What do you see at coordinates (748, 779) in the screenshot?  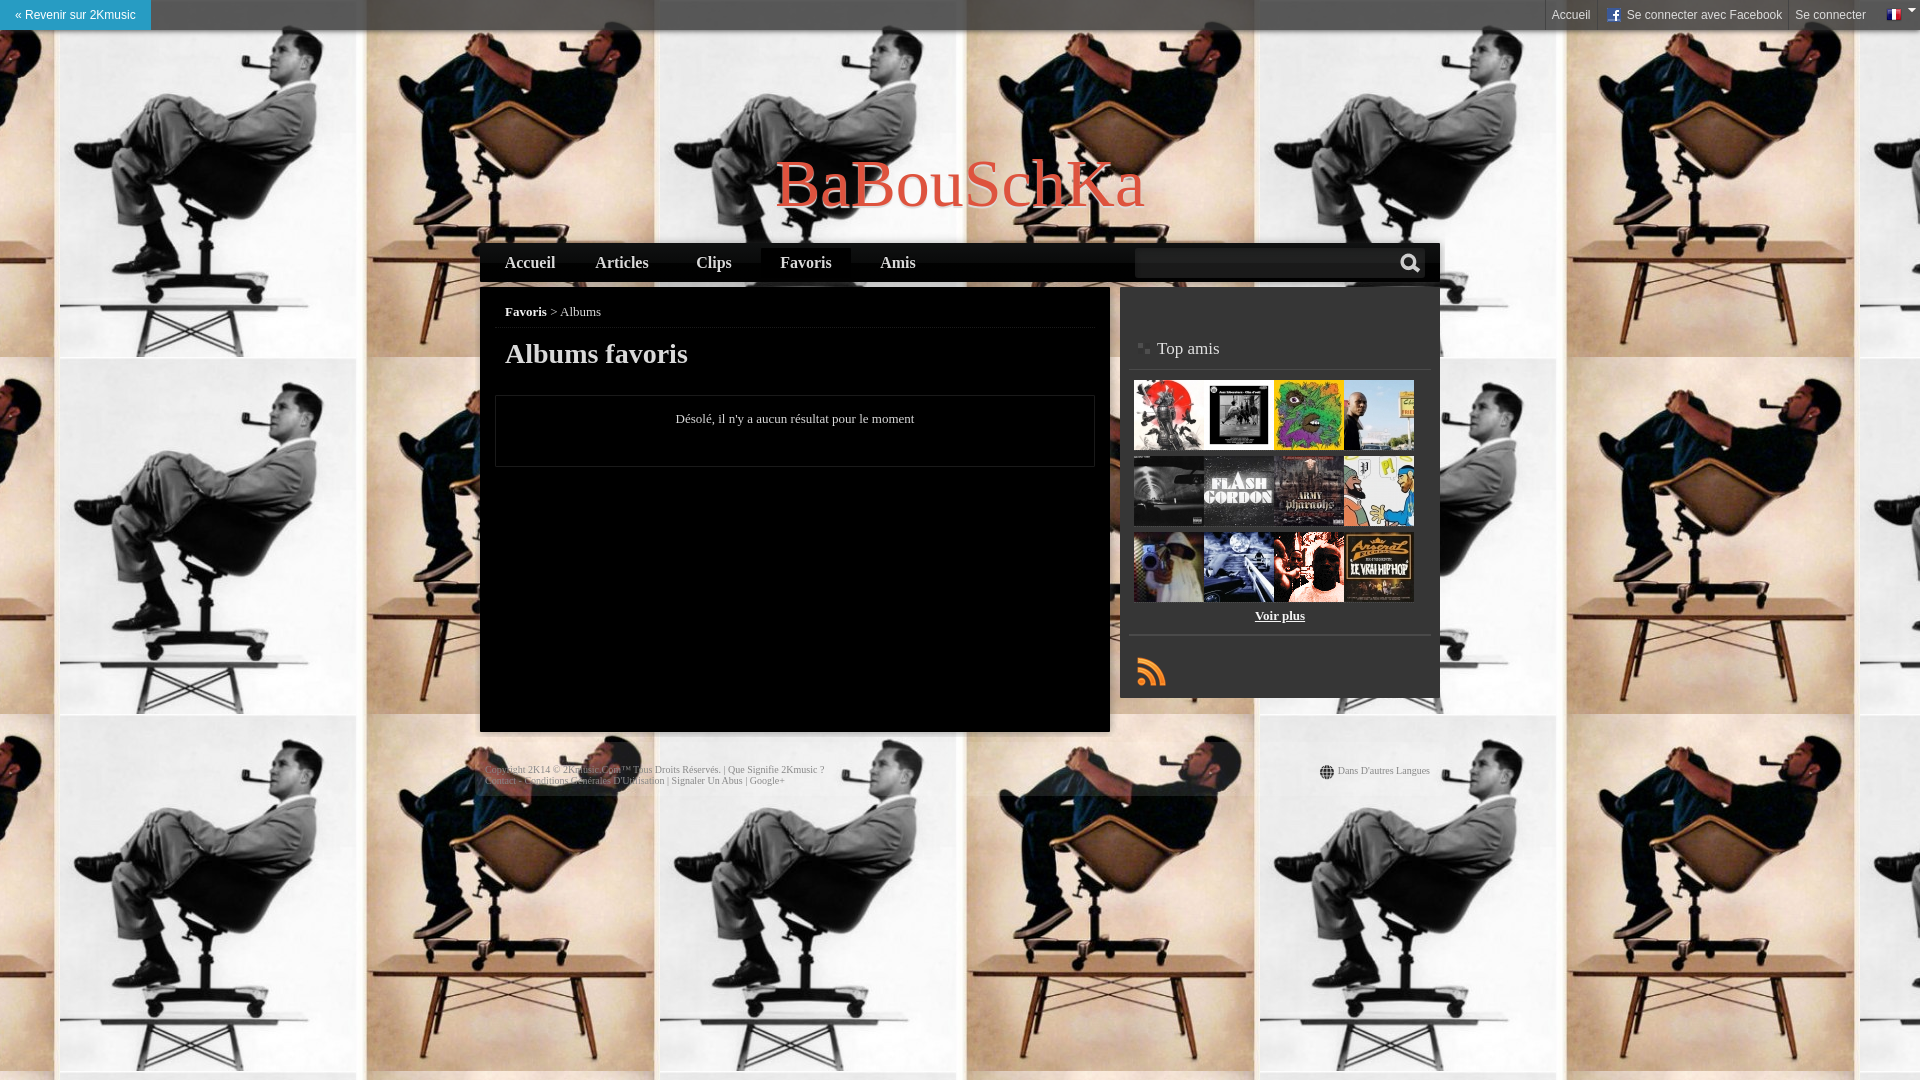 I see `'Google+'` at bounding box center [748, 779].